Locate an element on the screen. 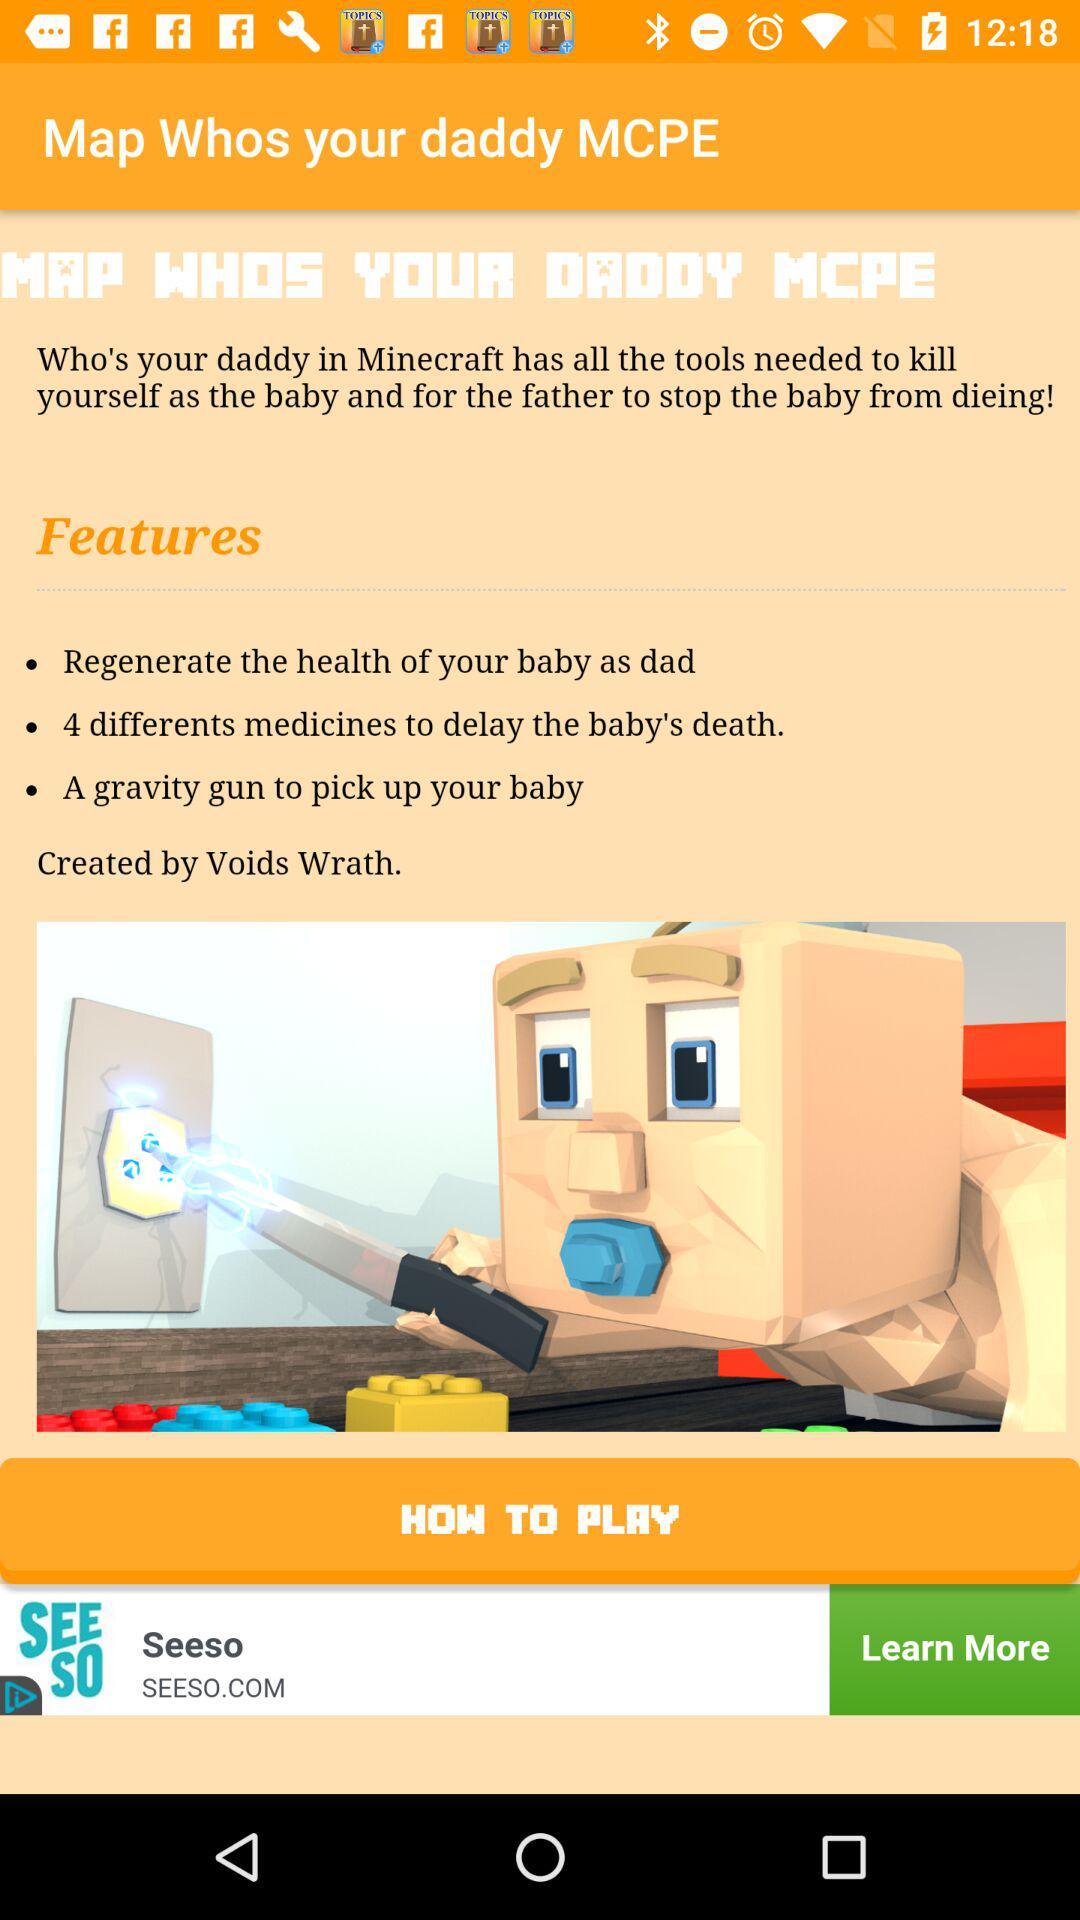  more information about an advertisement is located at coordinates (540, 1649).